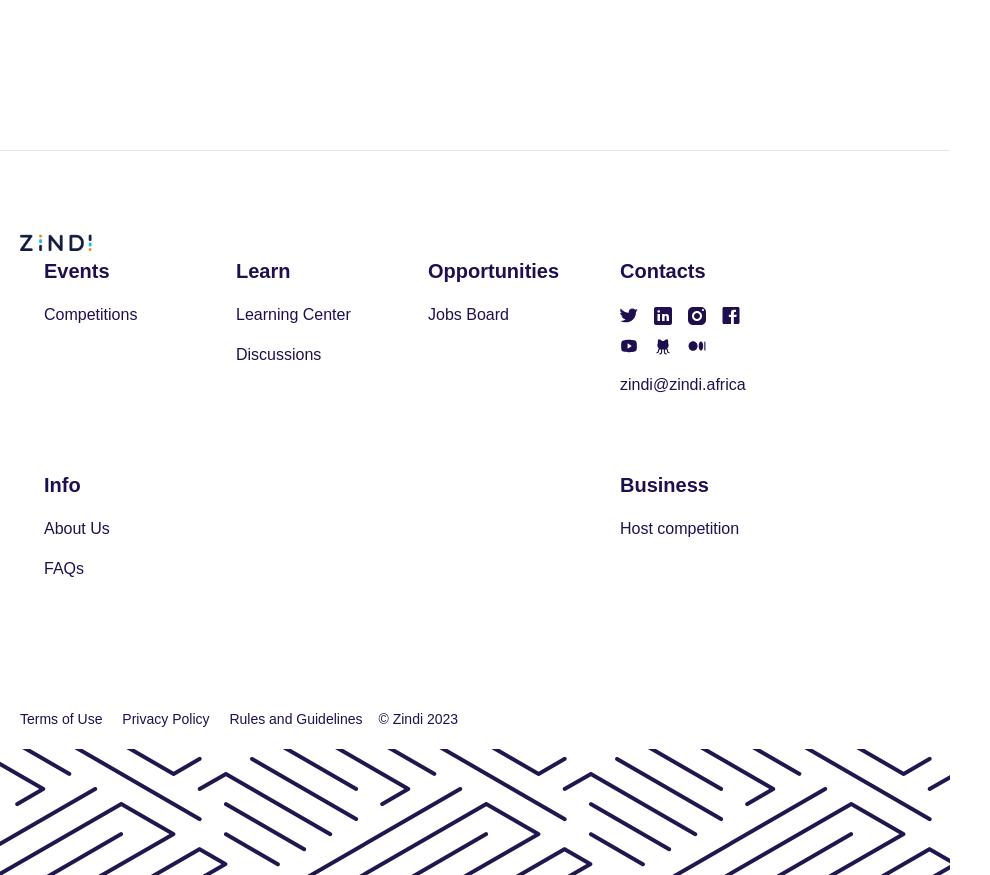 The image size is (990, 875). What do you see at coordinates (682, 383) in the screenshot?
I see `'zindi@zindi.africa'` at bounding box center [682, 383].